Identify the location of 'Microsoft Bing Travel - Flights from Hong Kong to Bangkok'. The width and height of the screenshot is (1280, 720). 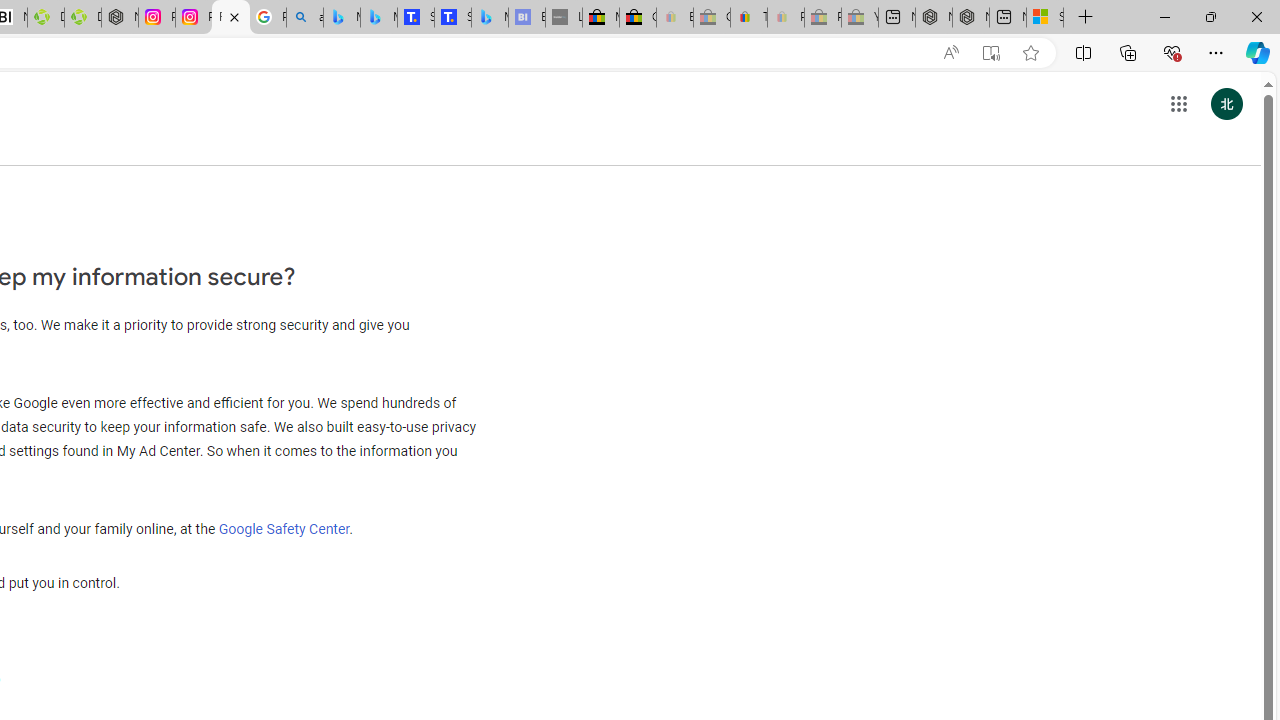
(341, 17).